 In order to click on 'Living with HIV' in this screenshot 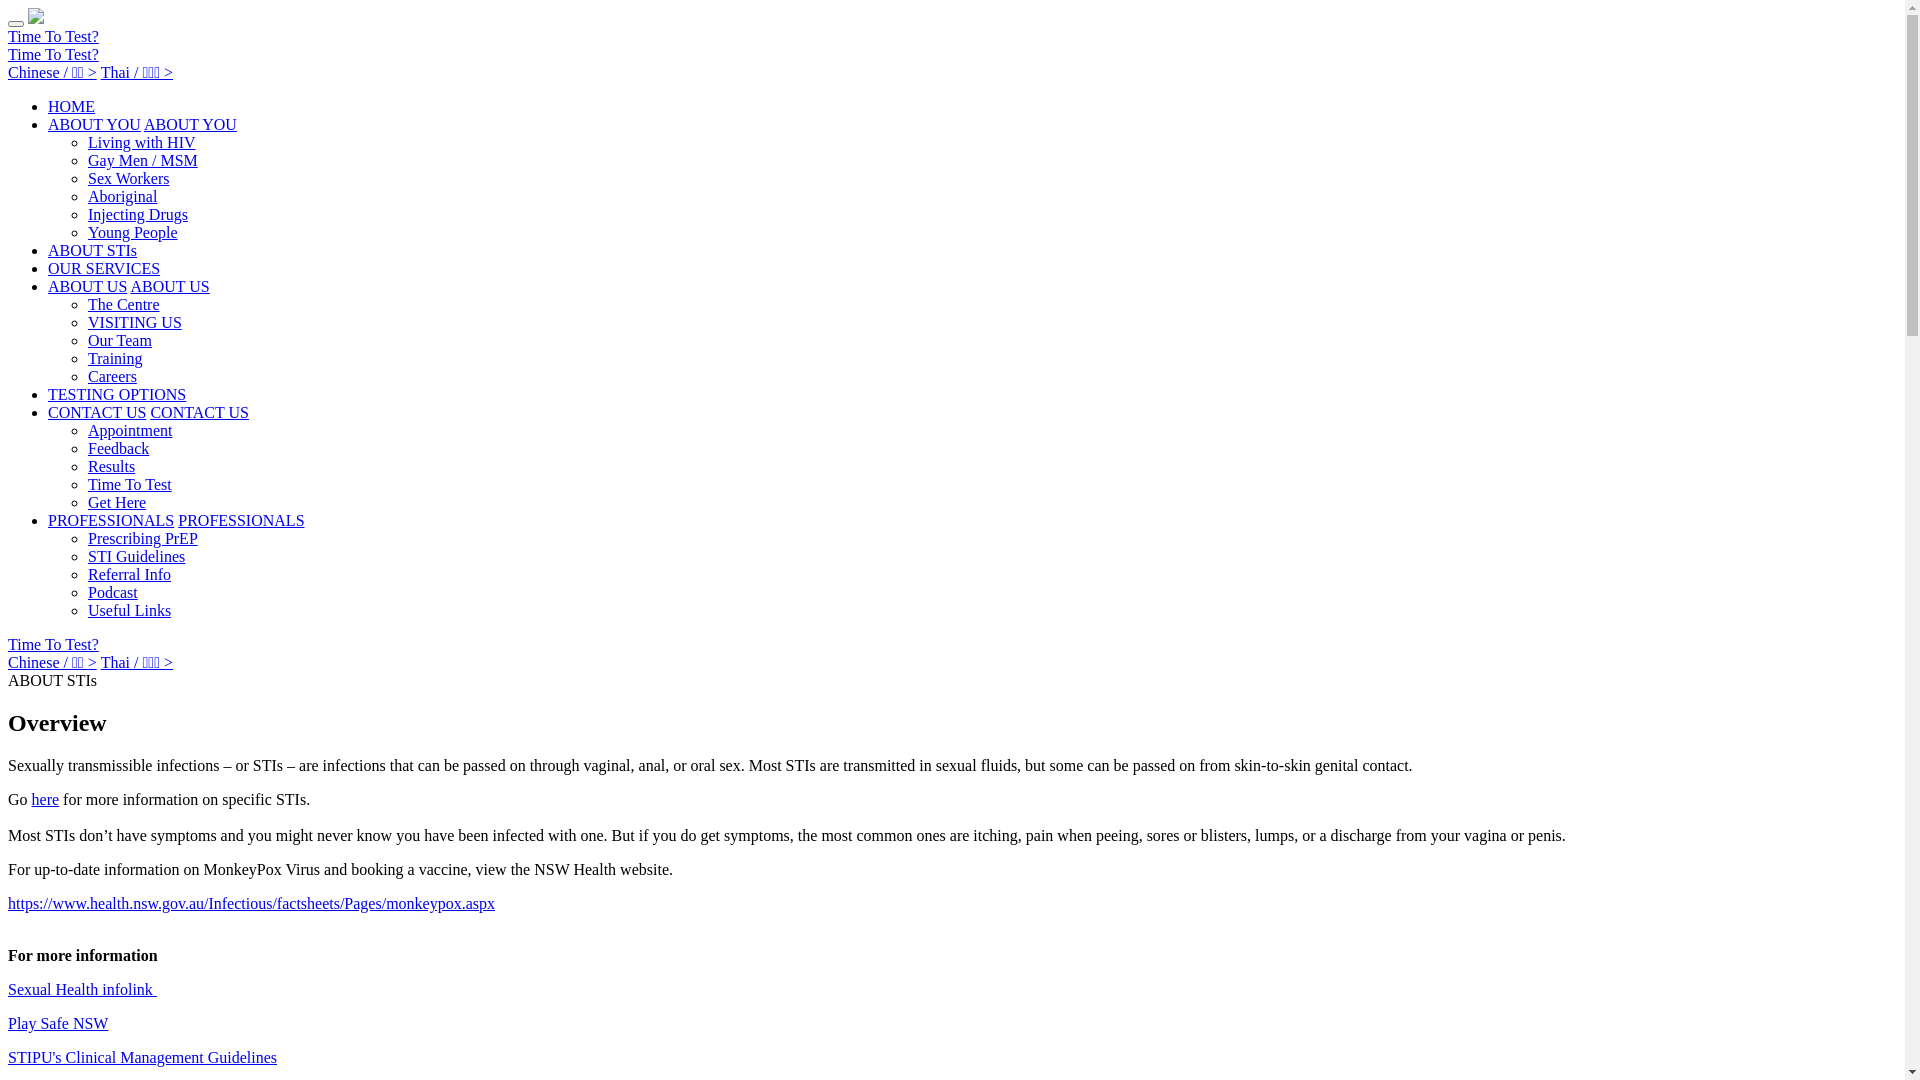, I will do `click(141, 141)`.